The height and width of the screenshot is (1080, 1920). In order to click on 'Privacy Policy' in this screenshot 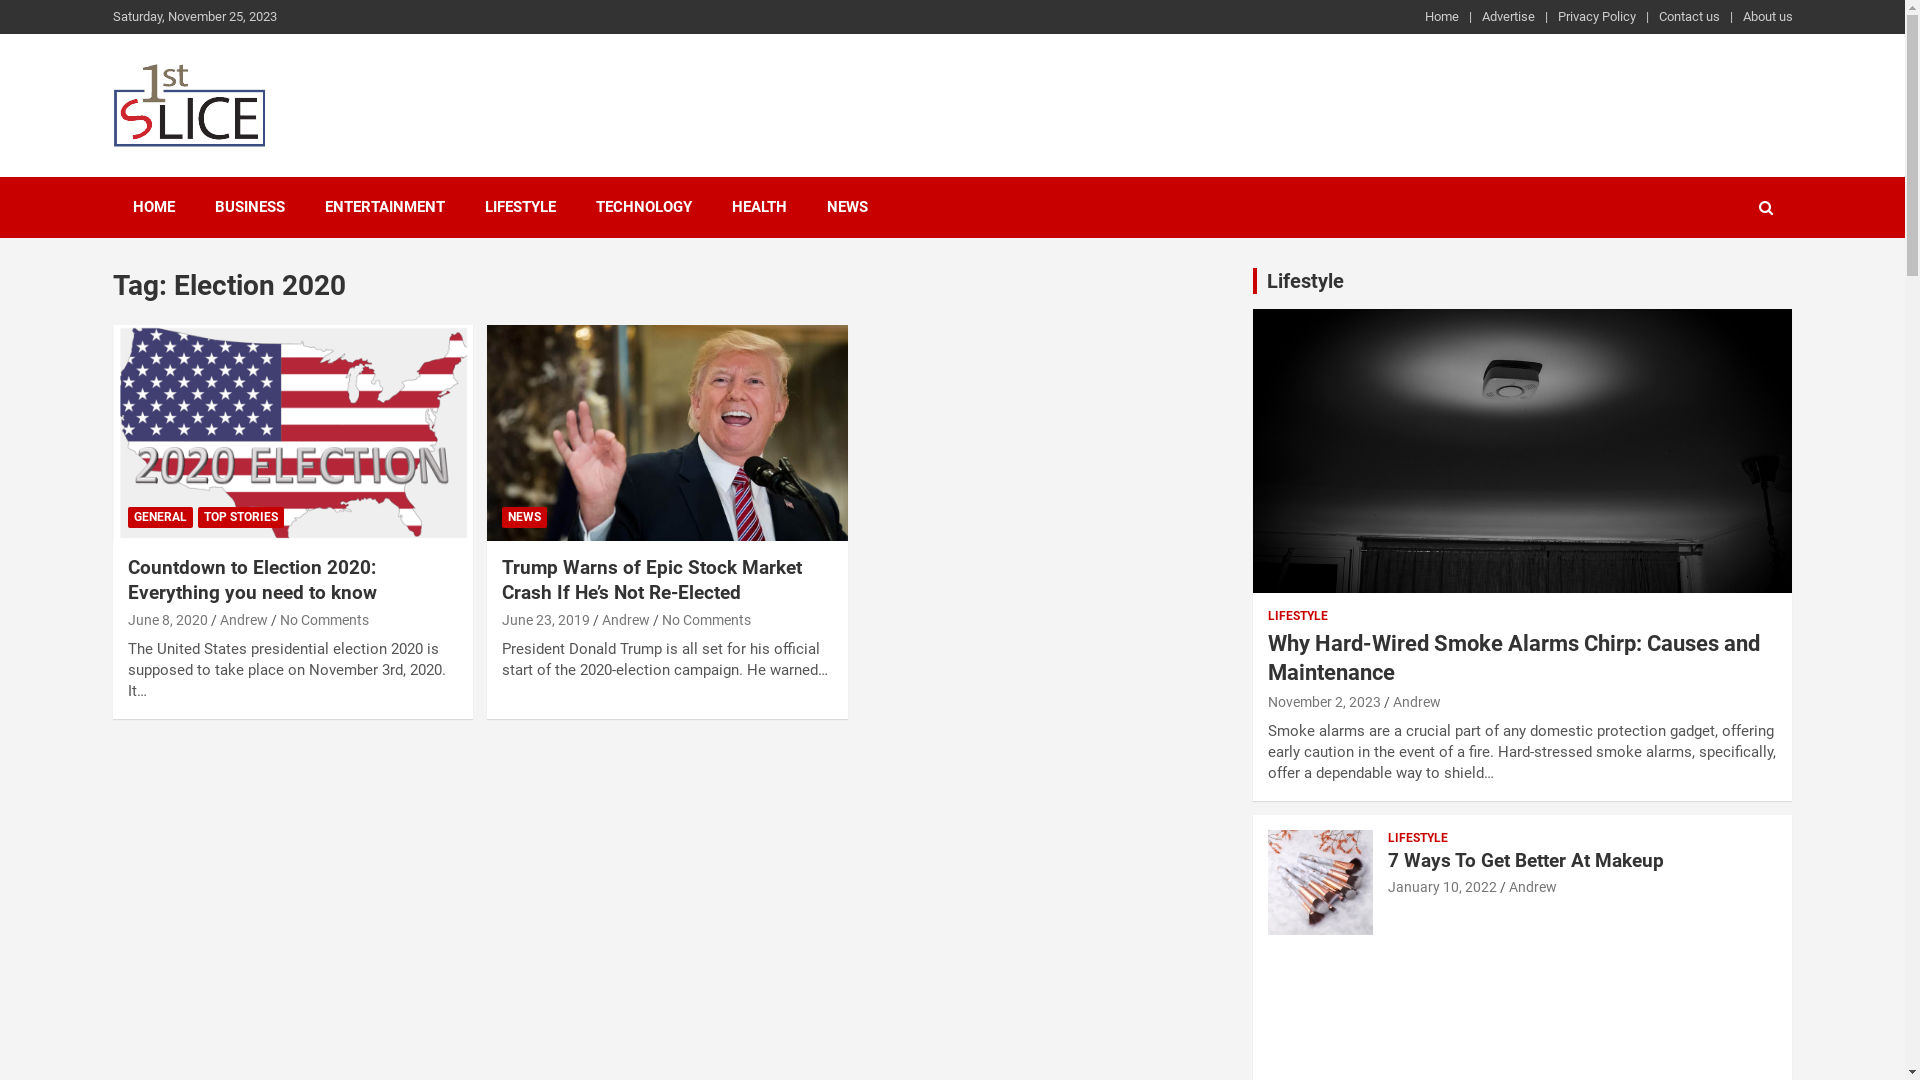, I will do `click(1596, 16)`.